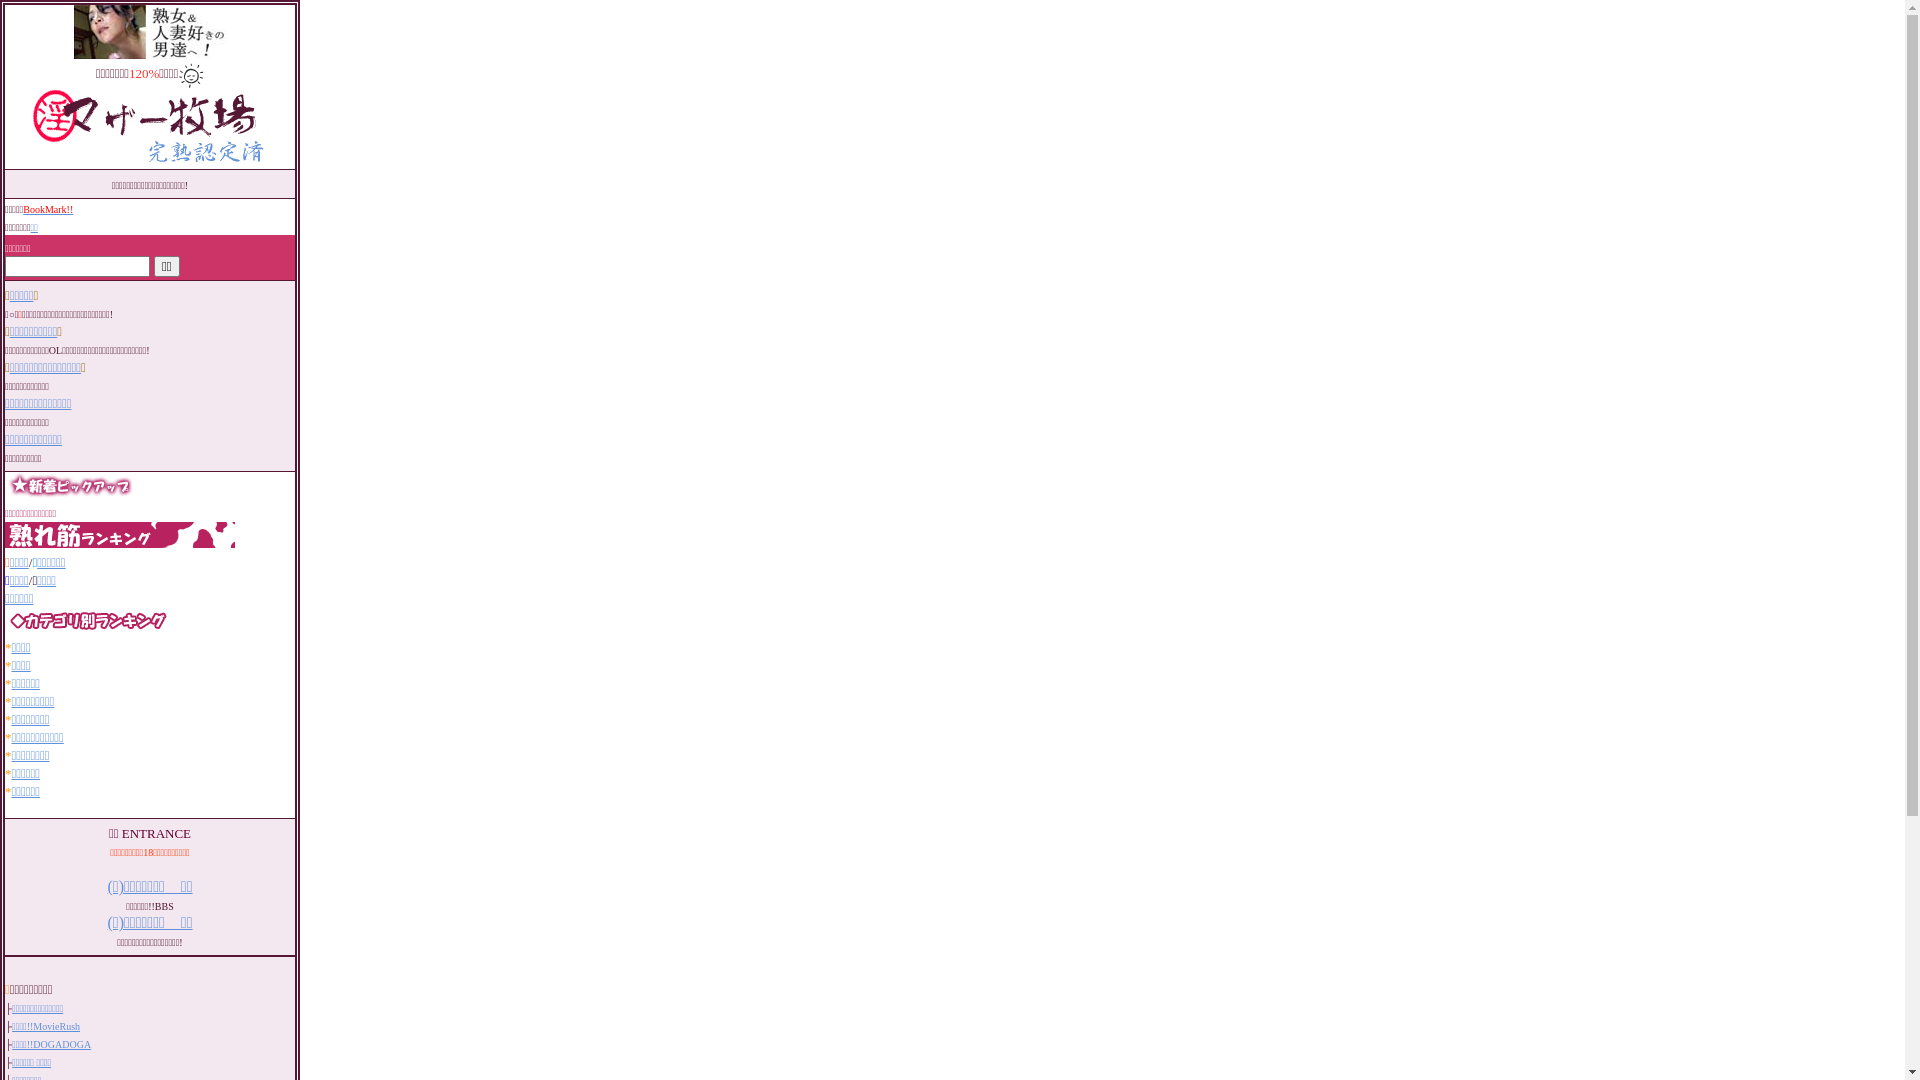 The image size is (1920, 1080). I want to click on 'BookMark!!', so click(48, 209).